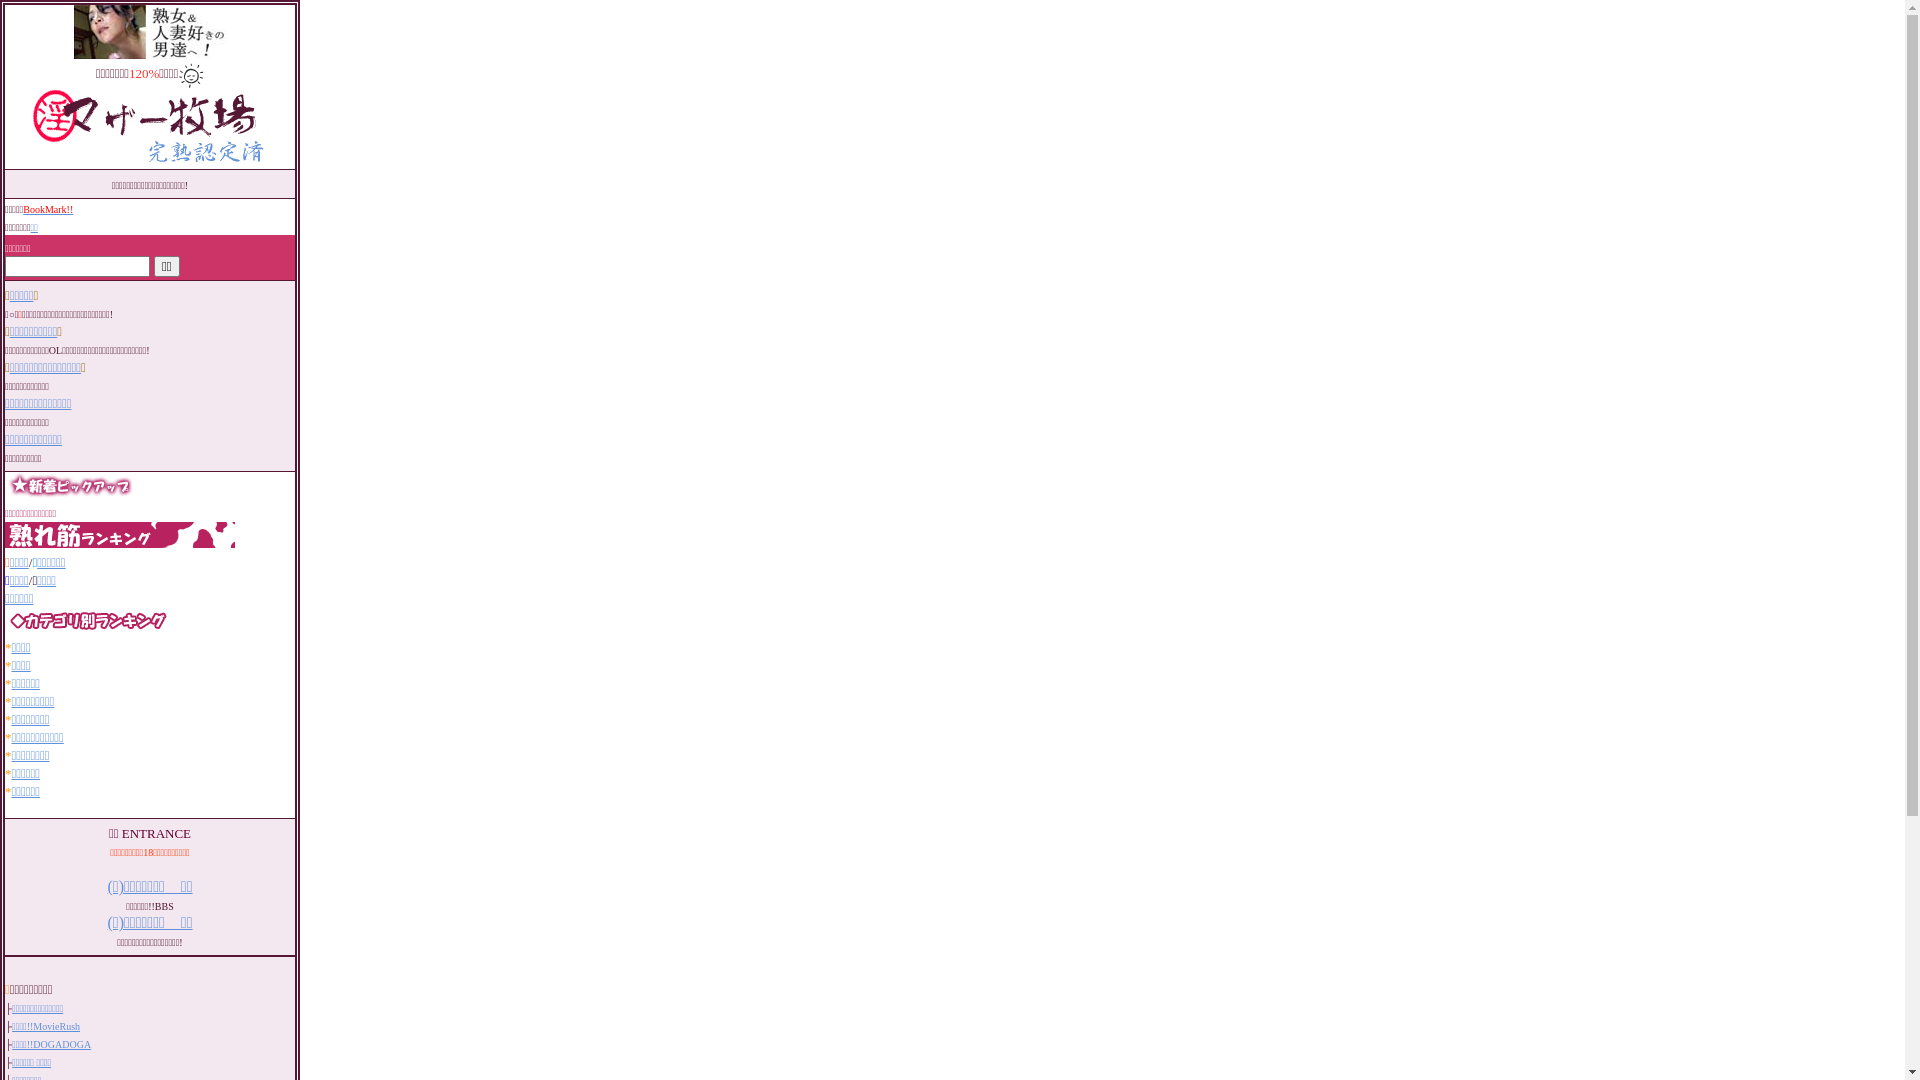 The image size is (1920, 1080). I want to click on 'BookMark!!', so click(48, 209).